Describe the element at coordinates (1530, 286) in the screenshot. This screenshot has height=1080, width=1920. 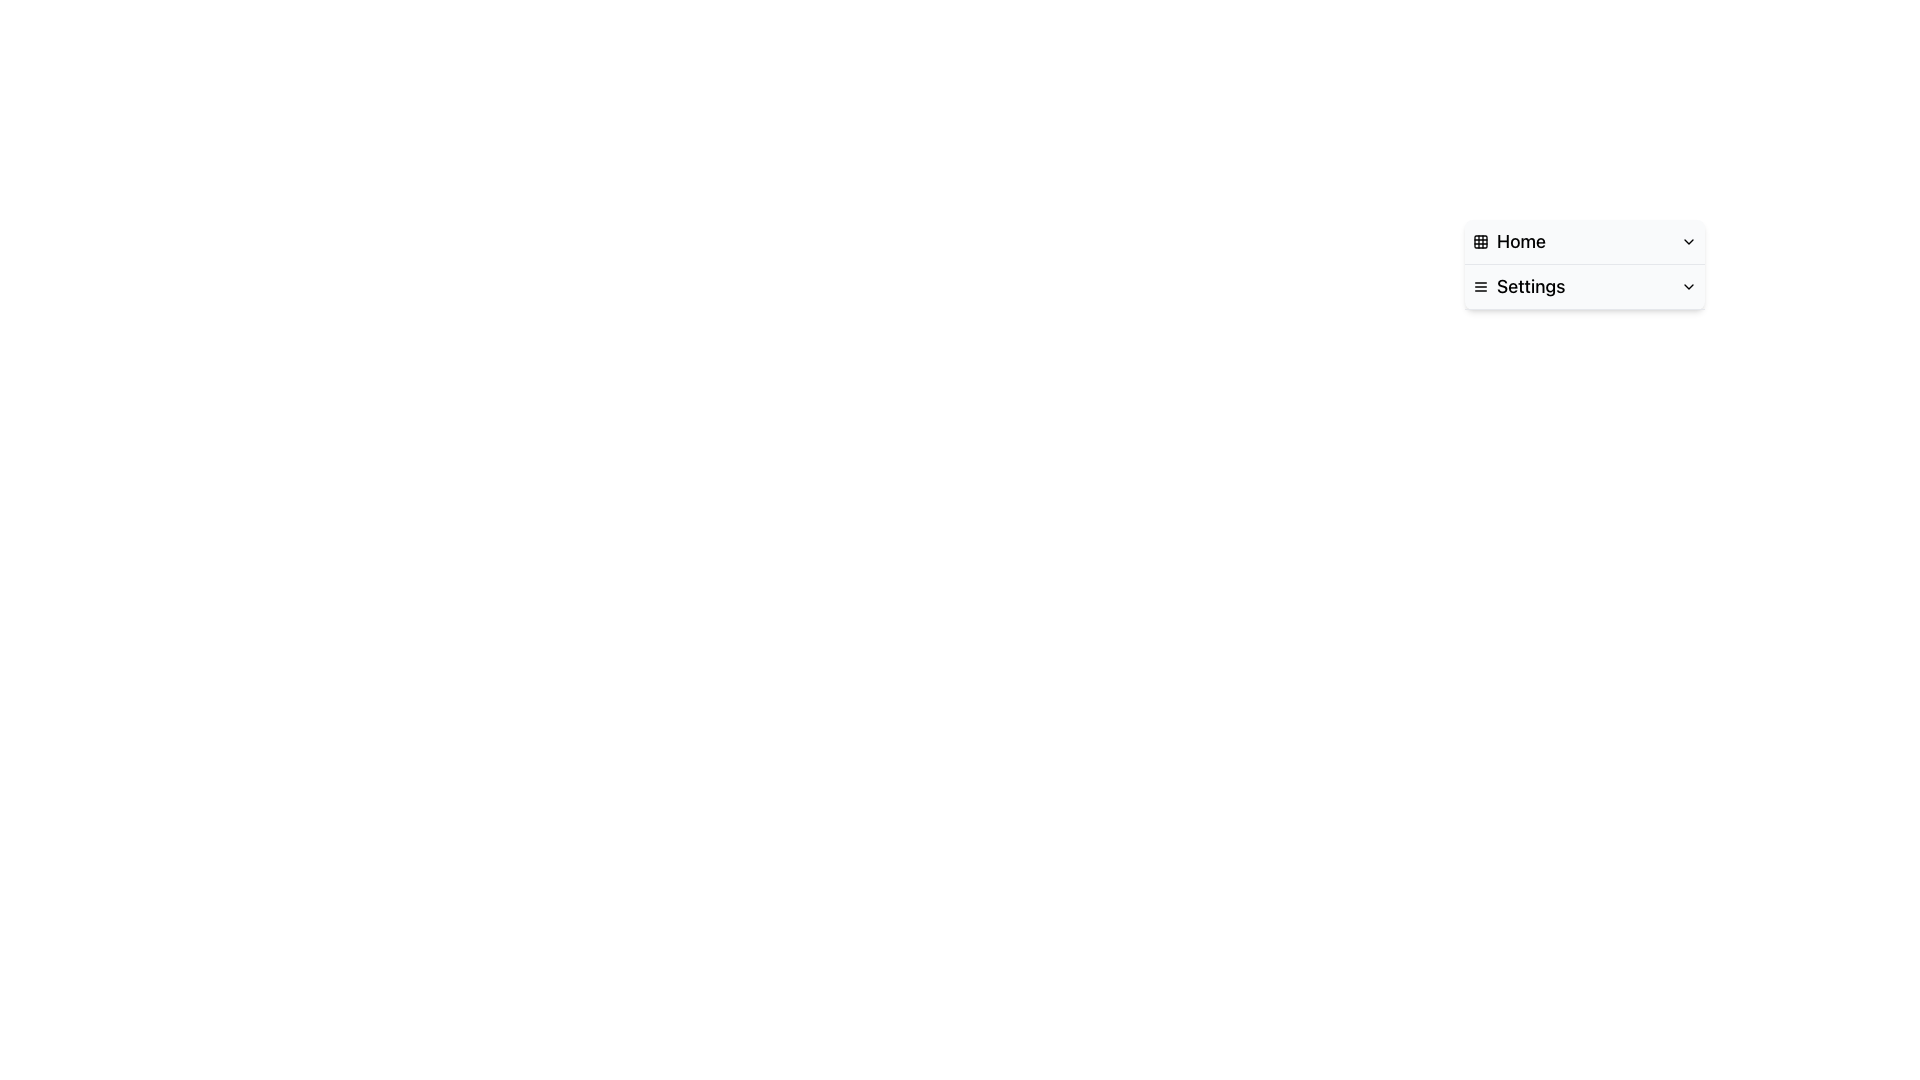
I see `the 'Settings' text label` at that location.